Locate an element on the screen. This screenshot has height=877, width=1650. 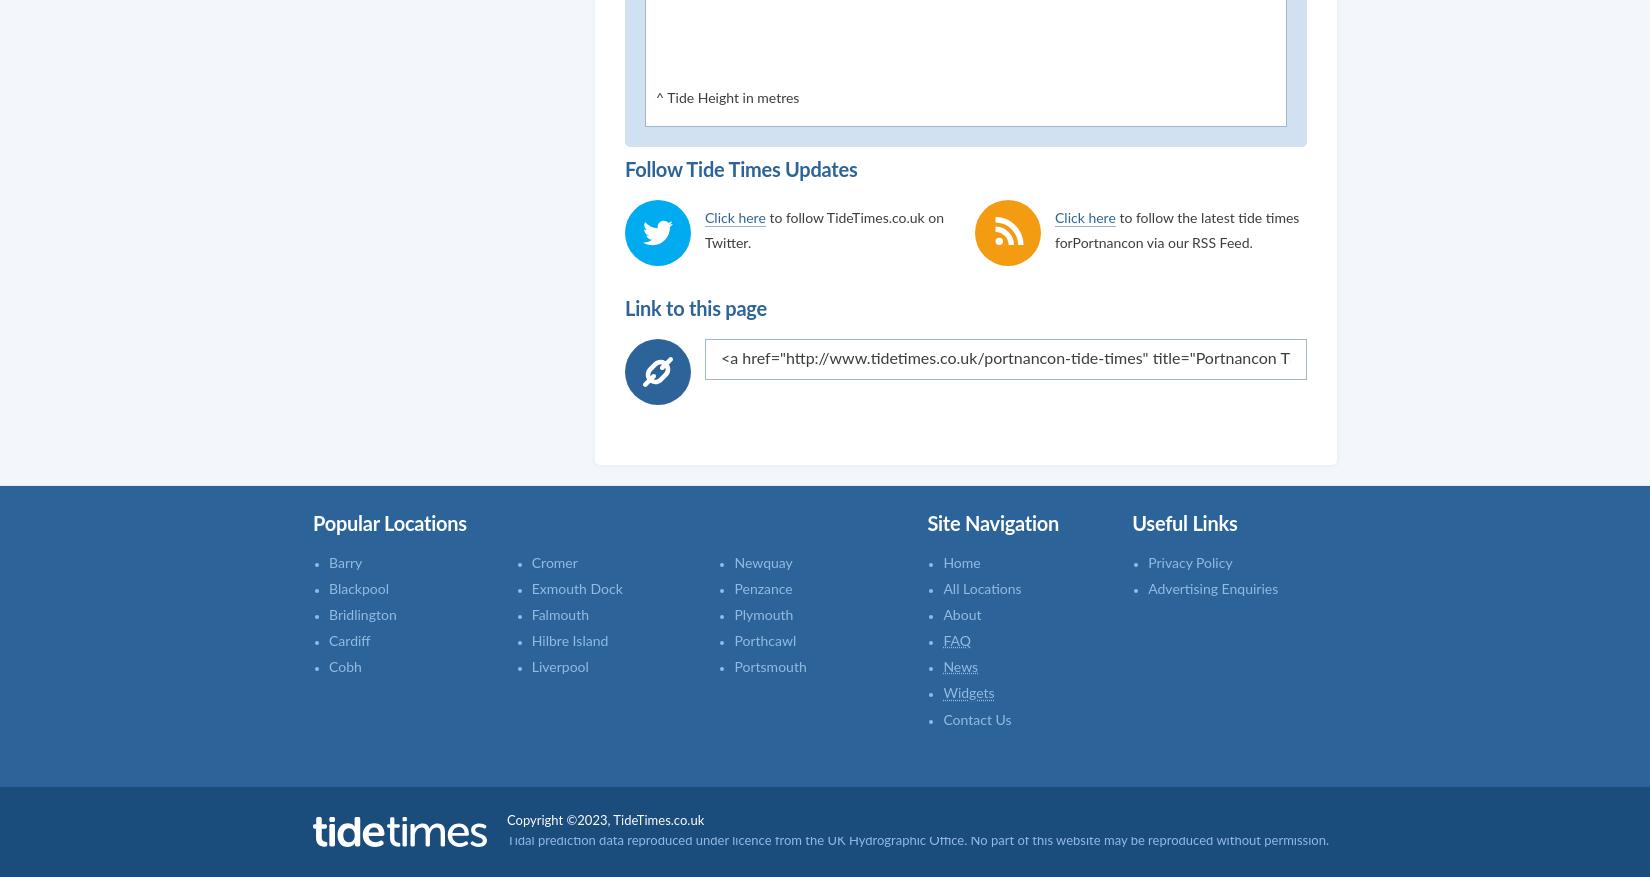
'Penzance' is located at coordinates (761, 587).